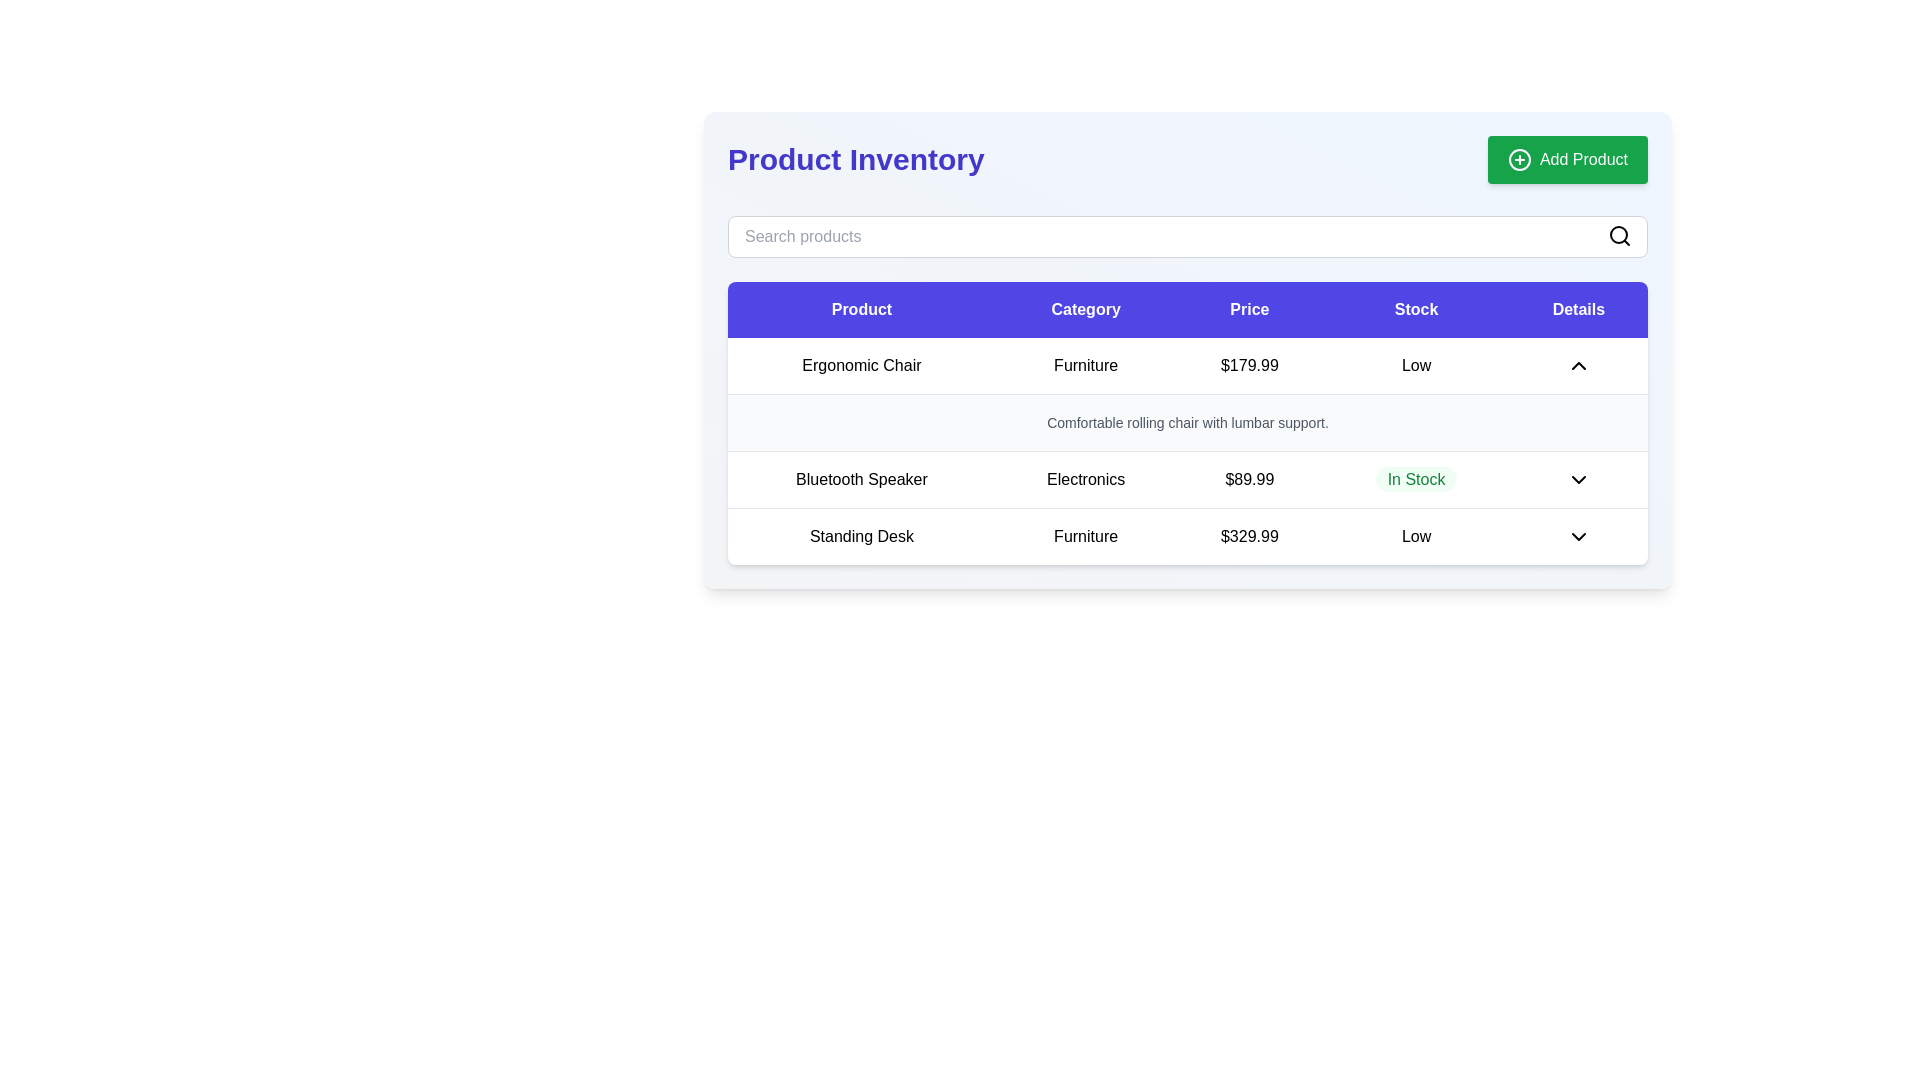 The image size is (1920, 1080). What do you see at coordinates (1577, 309) in the screenshot?
I see `the 'Details' header element, which is the fifth header in the horizontal list of a data table, characterized by a violet background and white text` at bounding box center [1577, 309].